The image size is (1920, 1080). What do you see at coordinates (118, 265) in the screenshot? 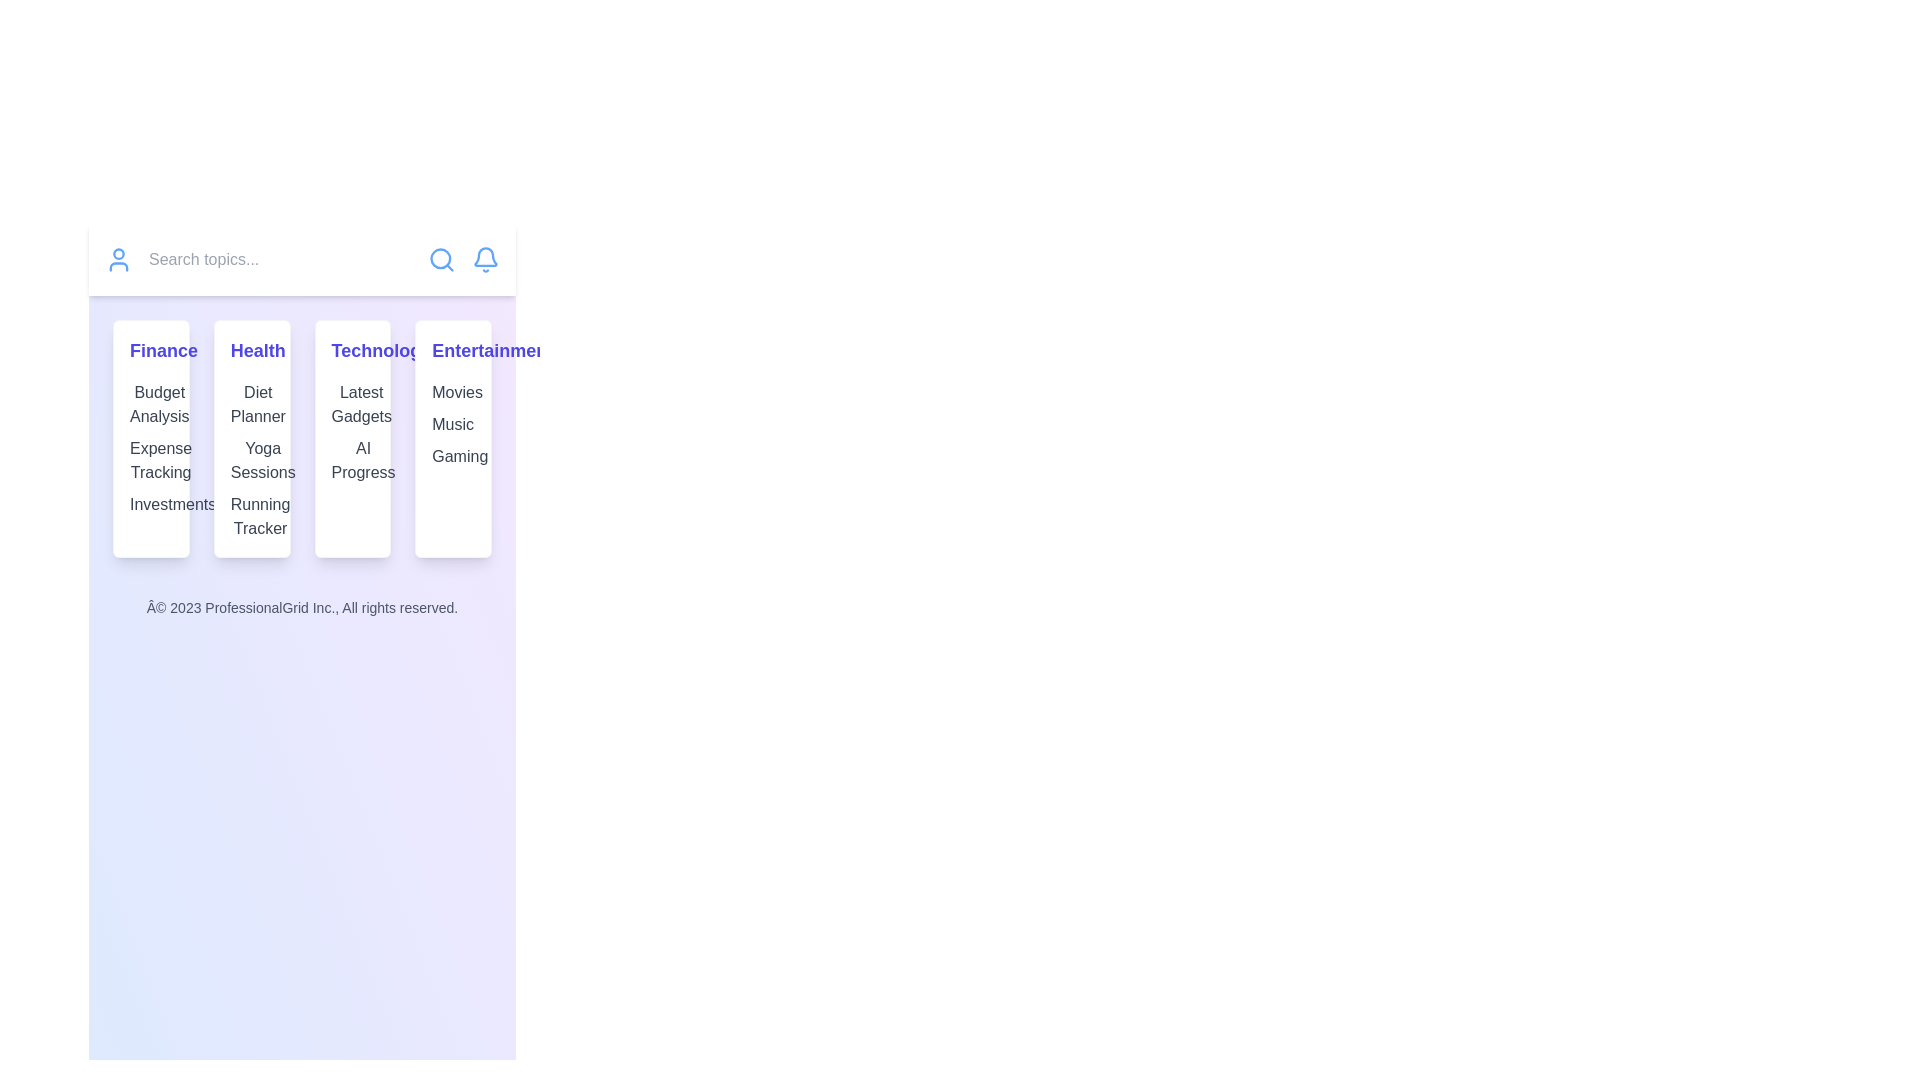
I see `the lower portion of the user icon located at the top-left corner of the interface to interact with the profile menu` at bounding box center [118, 265].